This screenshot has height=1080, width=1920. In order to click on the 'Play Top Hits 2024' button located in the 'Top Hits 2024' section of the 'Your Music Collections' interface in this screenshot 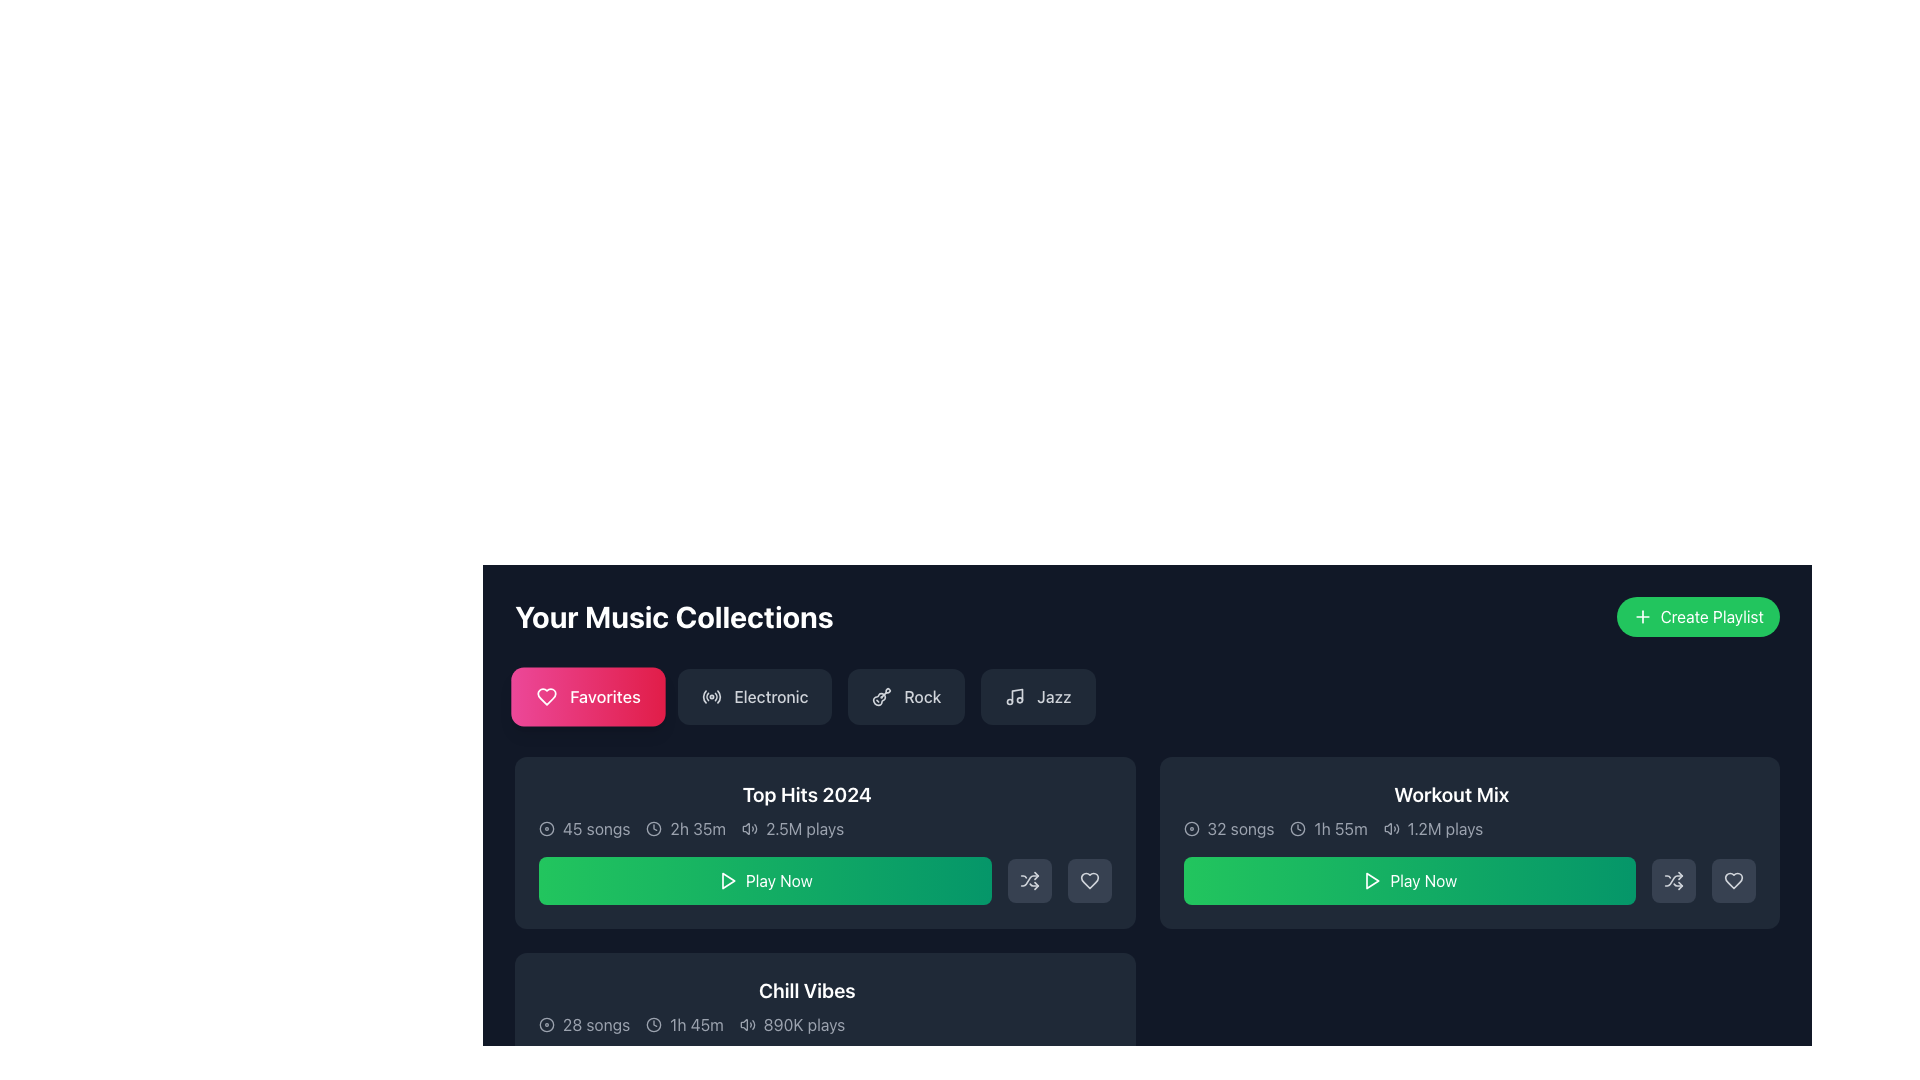, I will do `click(825, 879)`.